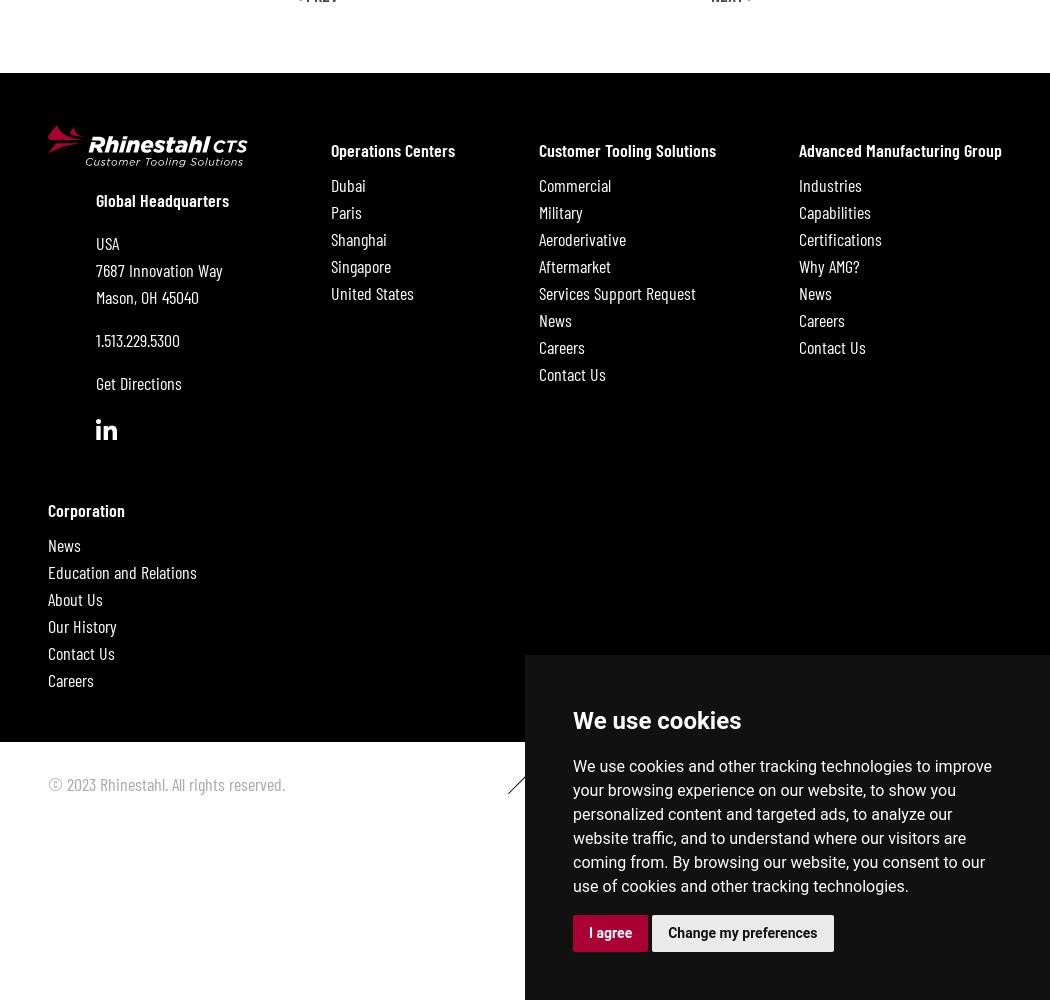  Describe the element at coordinates (655, 720) in the screenshot. I see `'We use cookies'` at that location.